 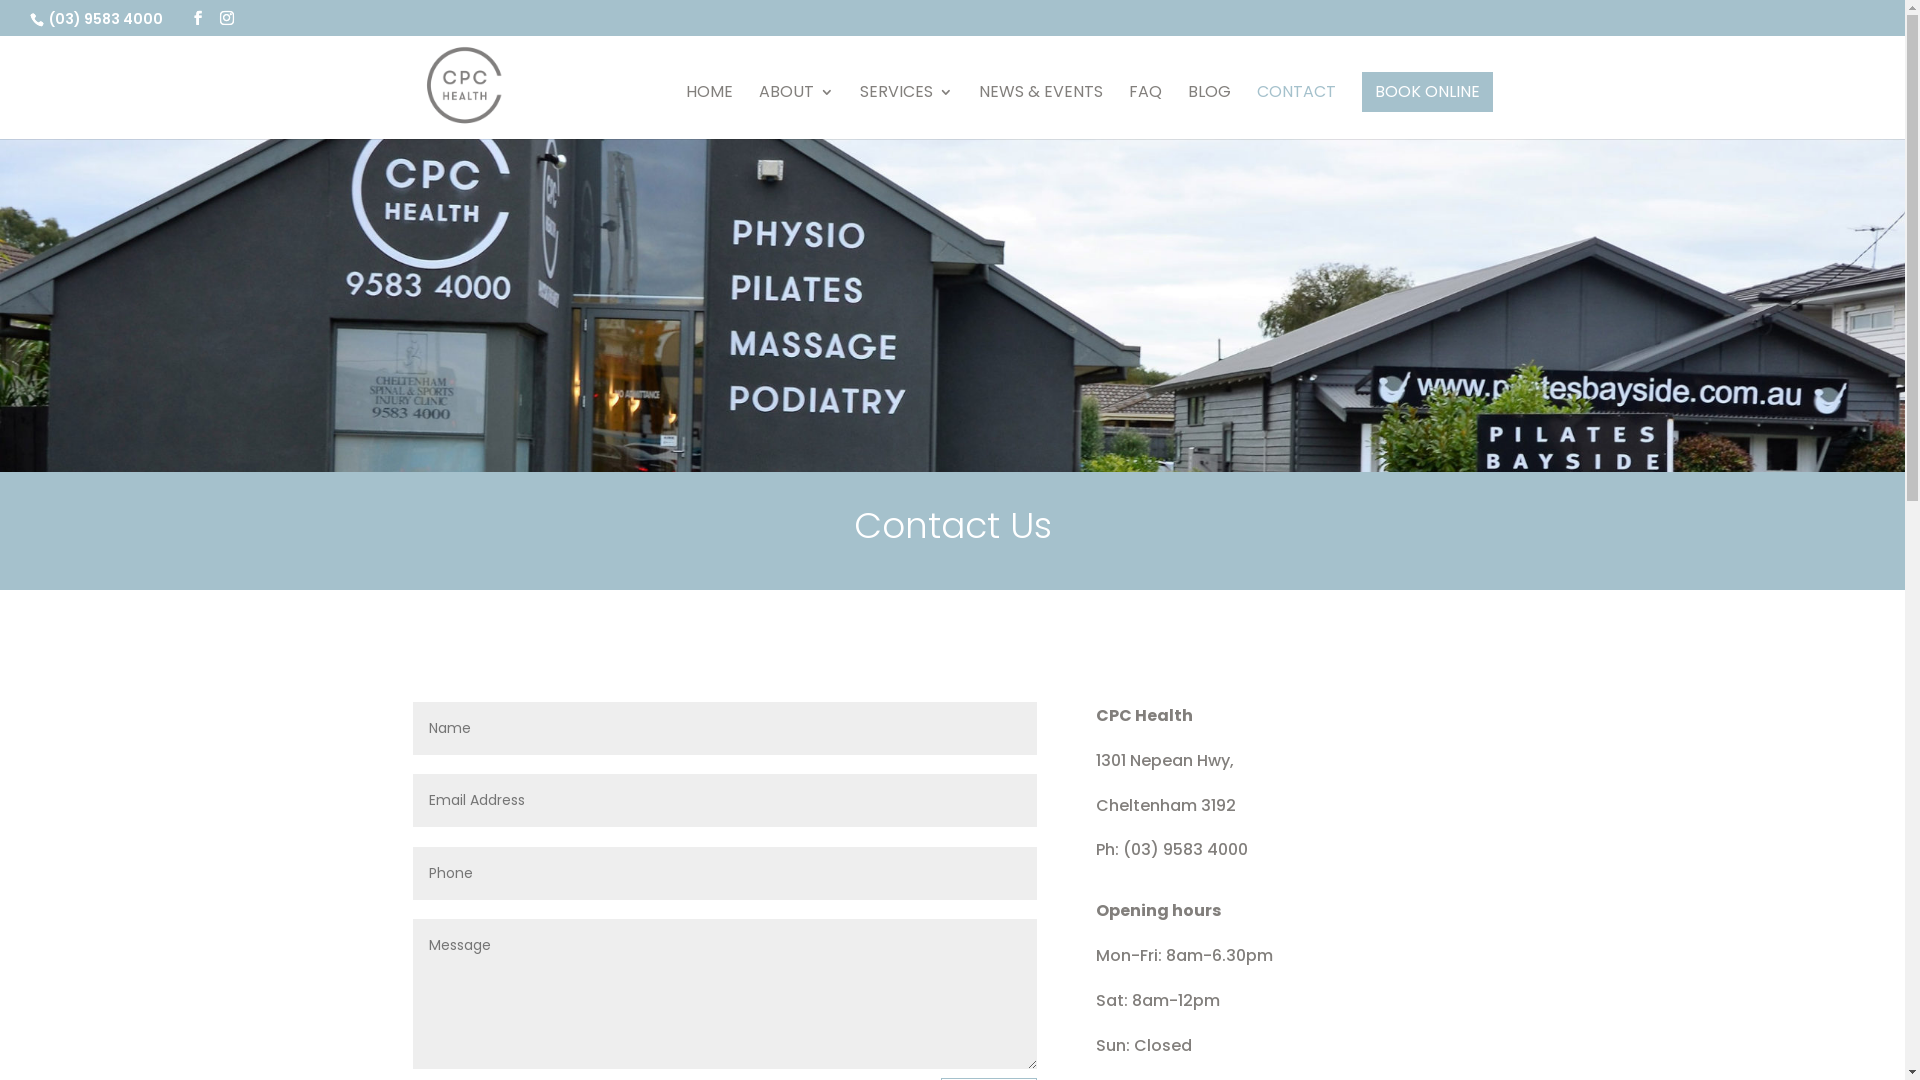 I want to click on 'CONTACT', so click(x=1295, y=111).